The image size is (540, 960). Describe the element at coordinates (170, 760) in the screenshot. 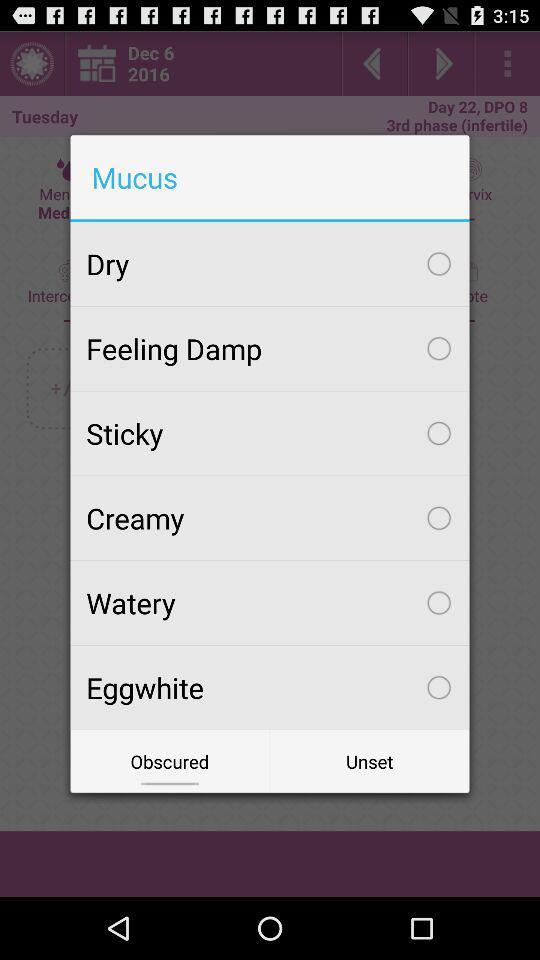

I see `the item at the bottom left corner` at that location.